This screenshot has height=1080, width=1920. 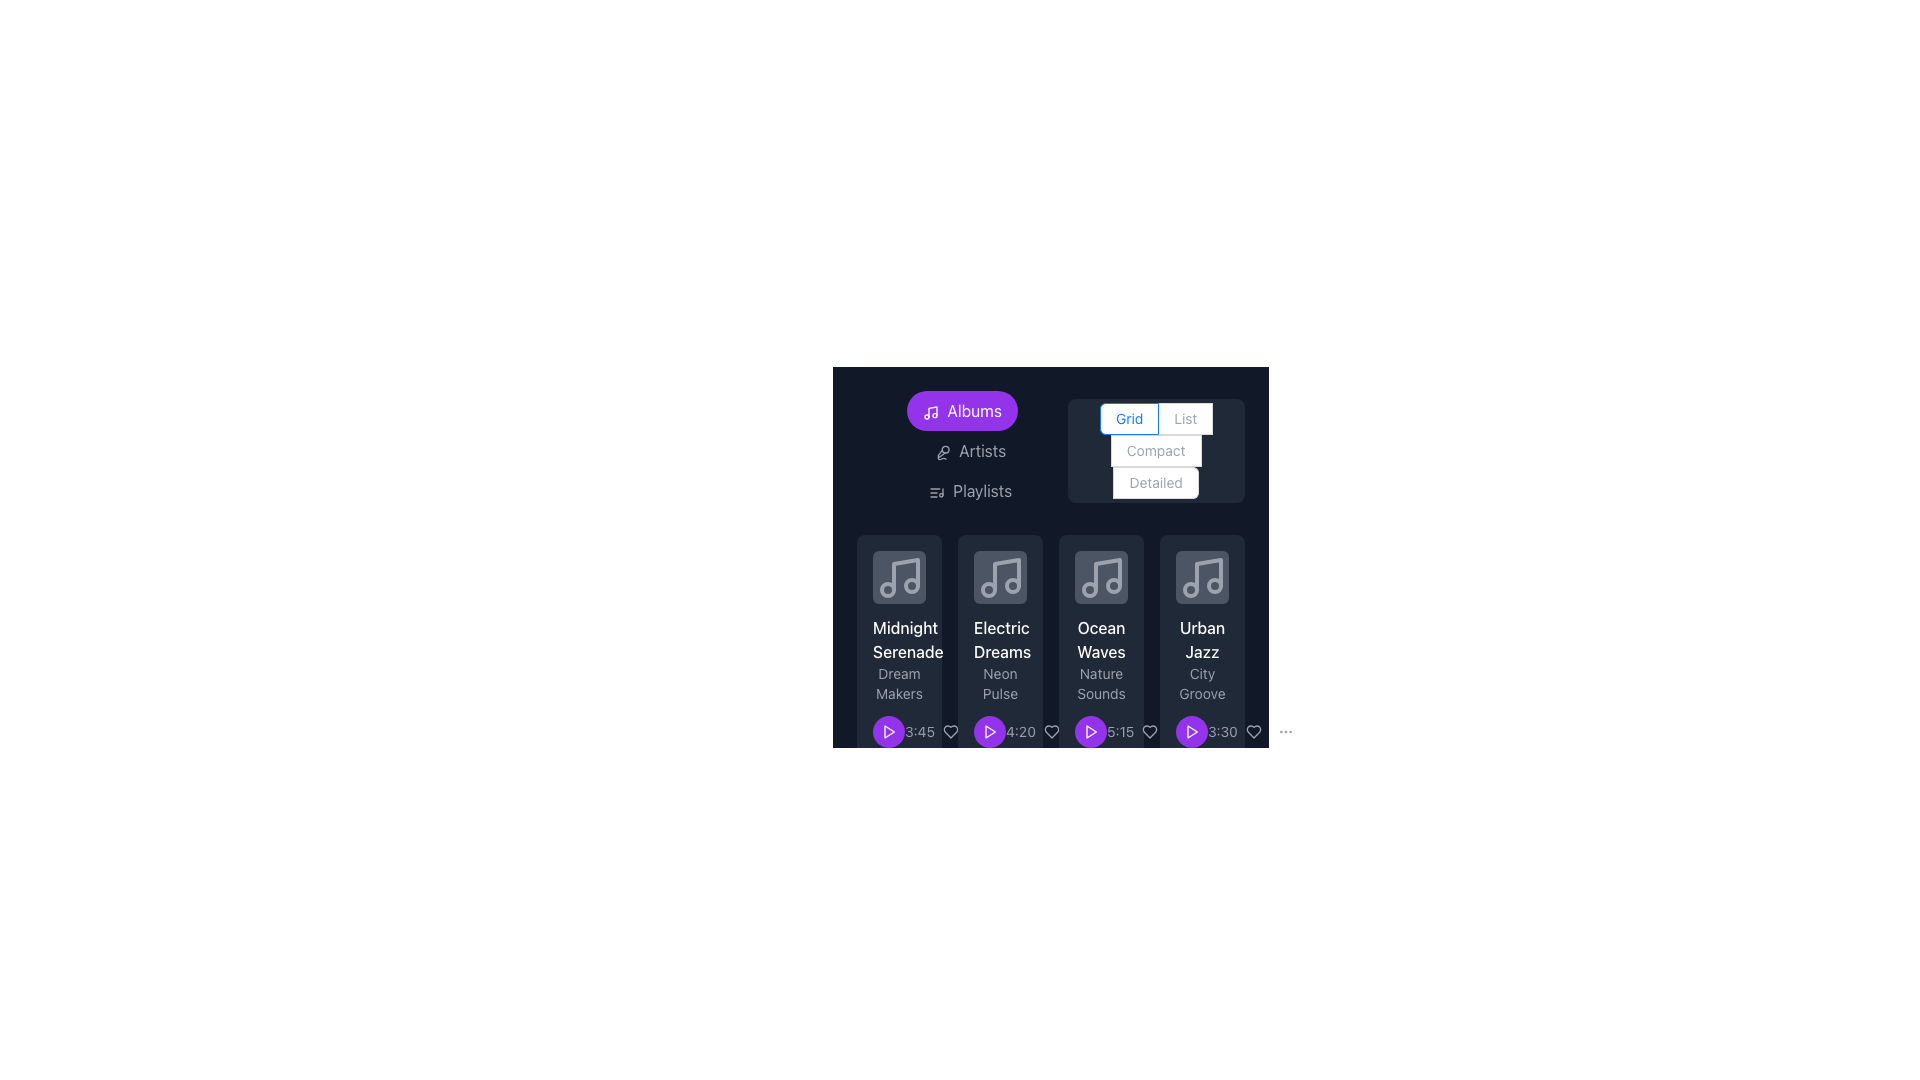 What do you see at coordinates (1156, 482) in the screenshot?
I see `the fourth radio button in the button group that switches the view mode to a detailed layout` at bounding box center [1156, 482].